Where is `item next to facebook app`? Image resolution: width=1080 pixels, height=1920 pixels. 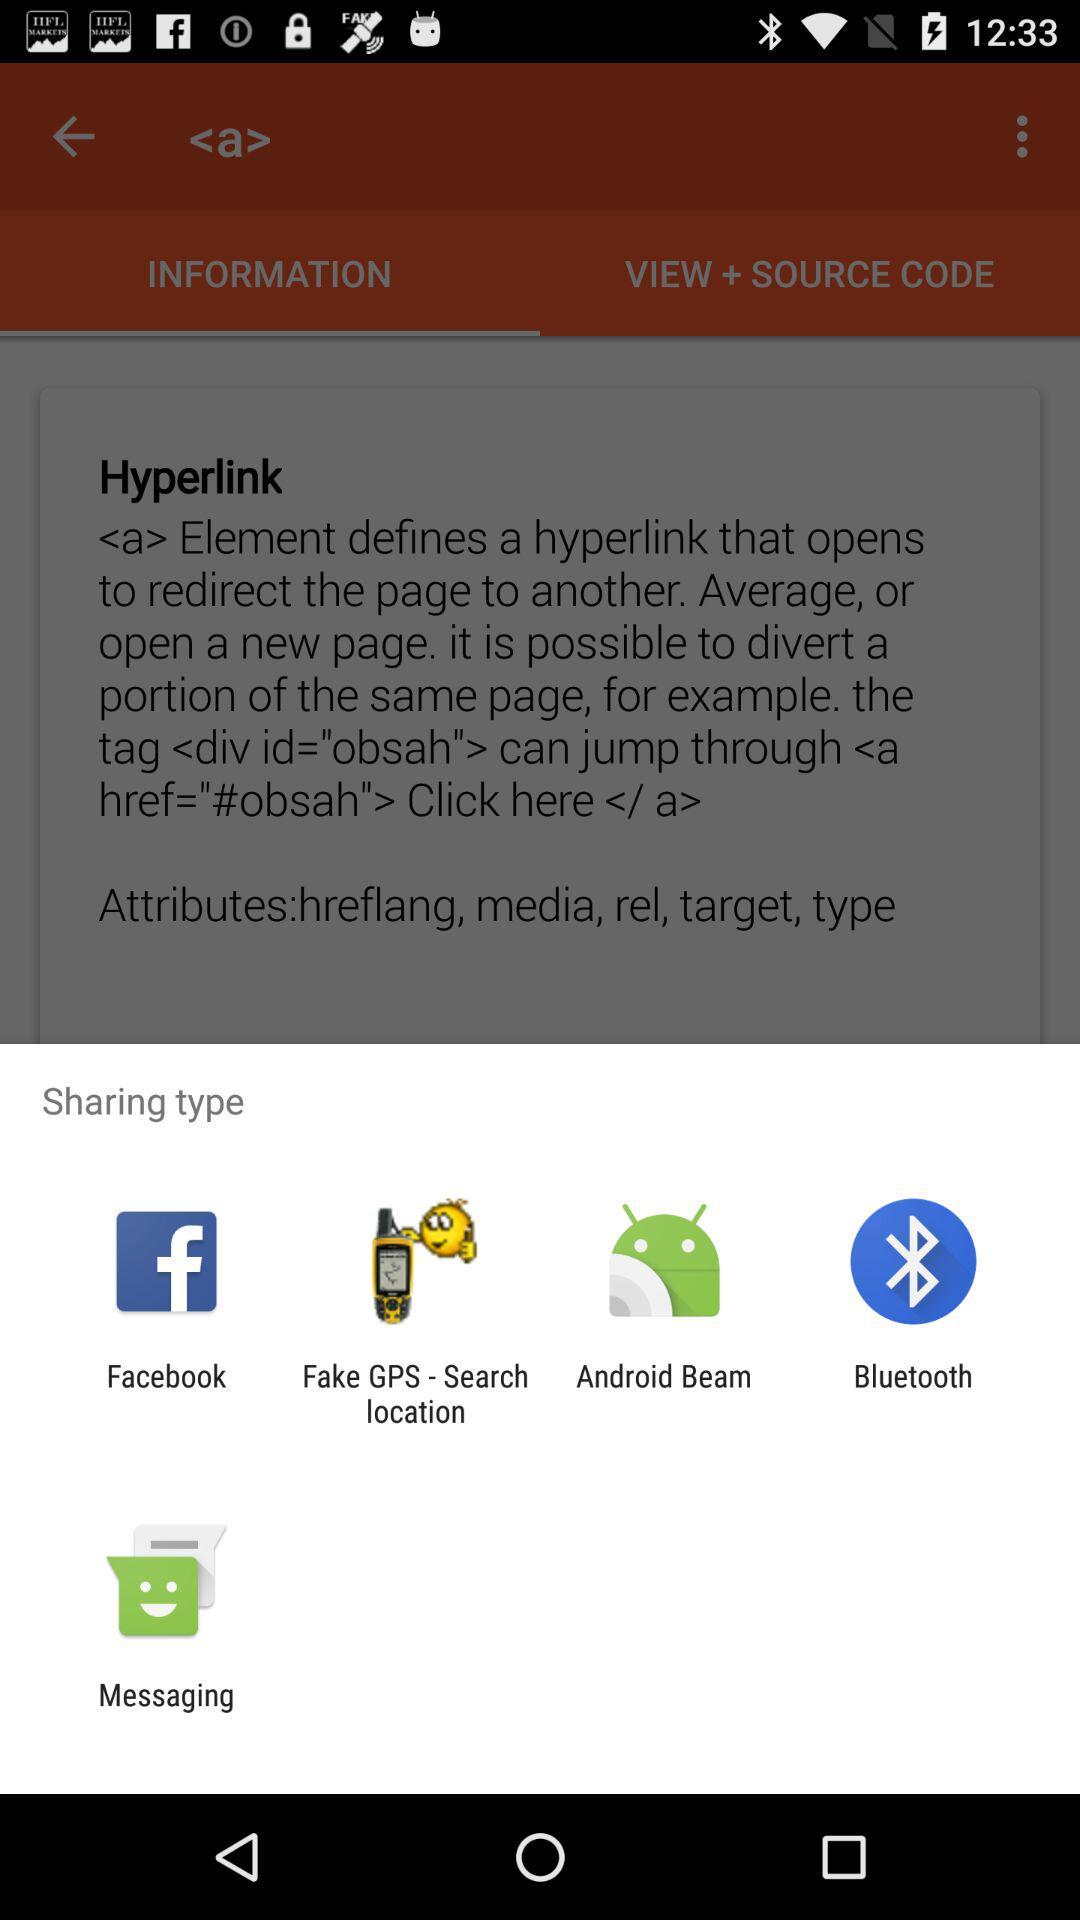 item next to facebook app is located at coordinates (414, 1392).